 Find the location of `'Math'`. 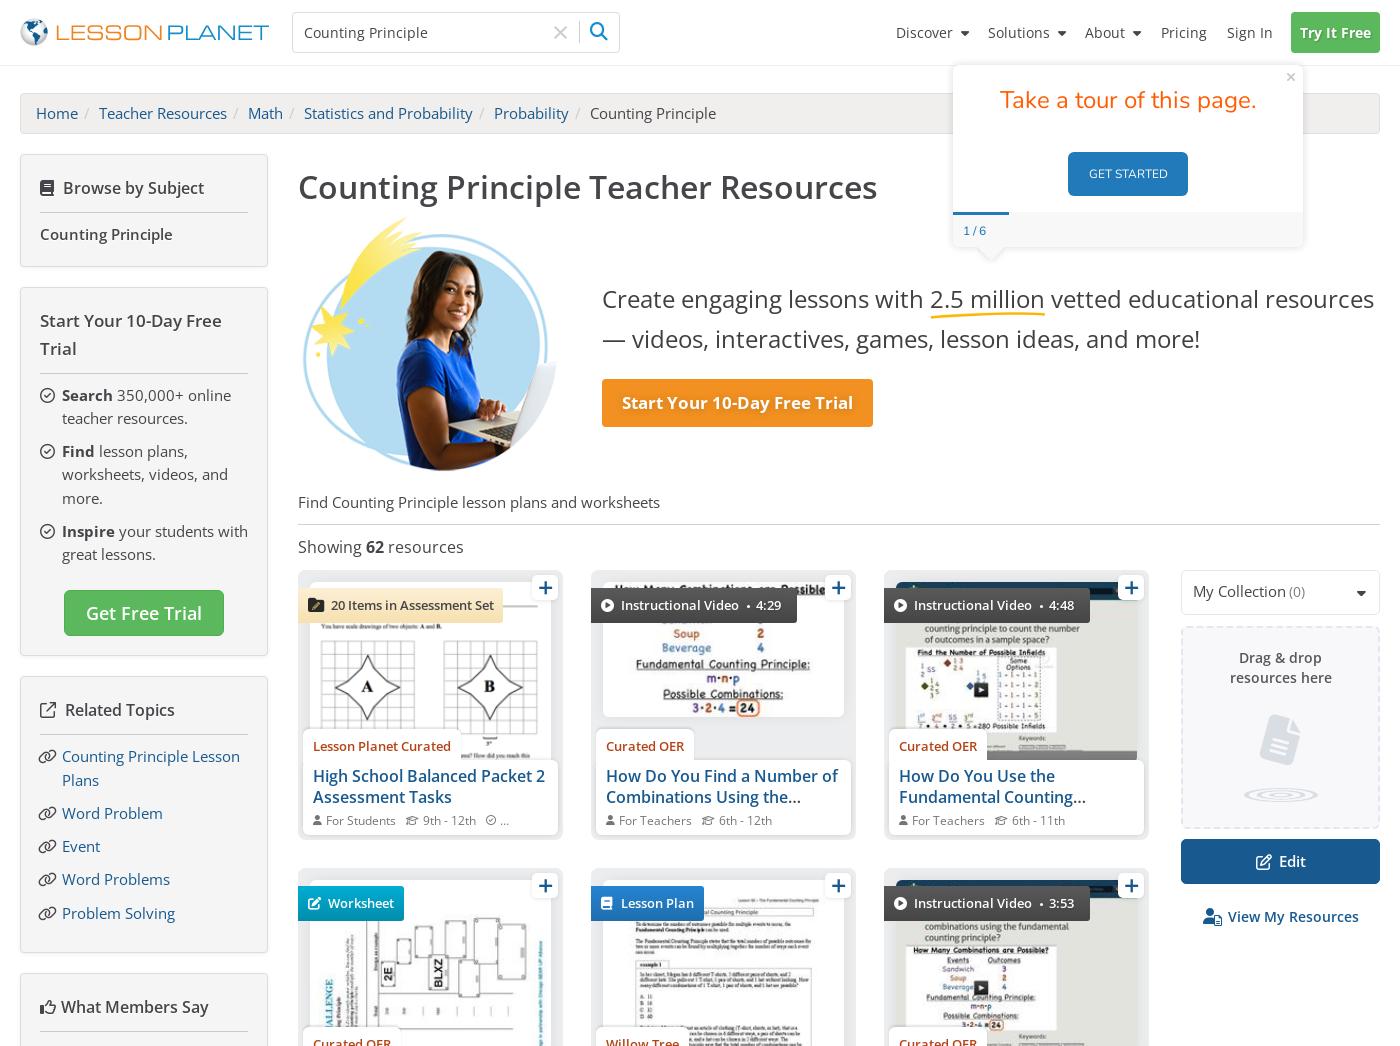

'Math' is located at coordinates (265, 111).